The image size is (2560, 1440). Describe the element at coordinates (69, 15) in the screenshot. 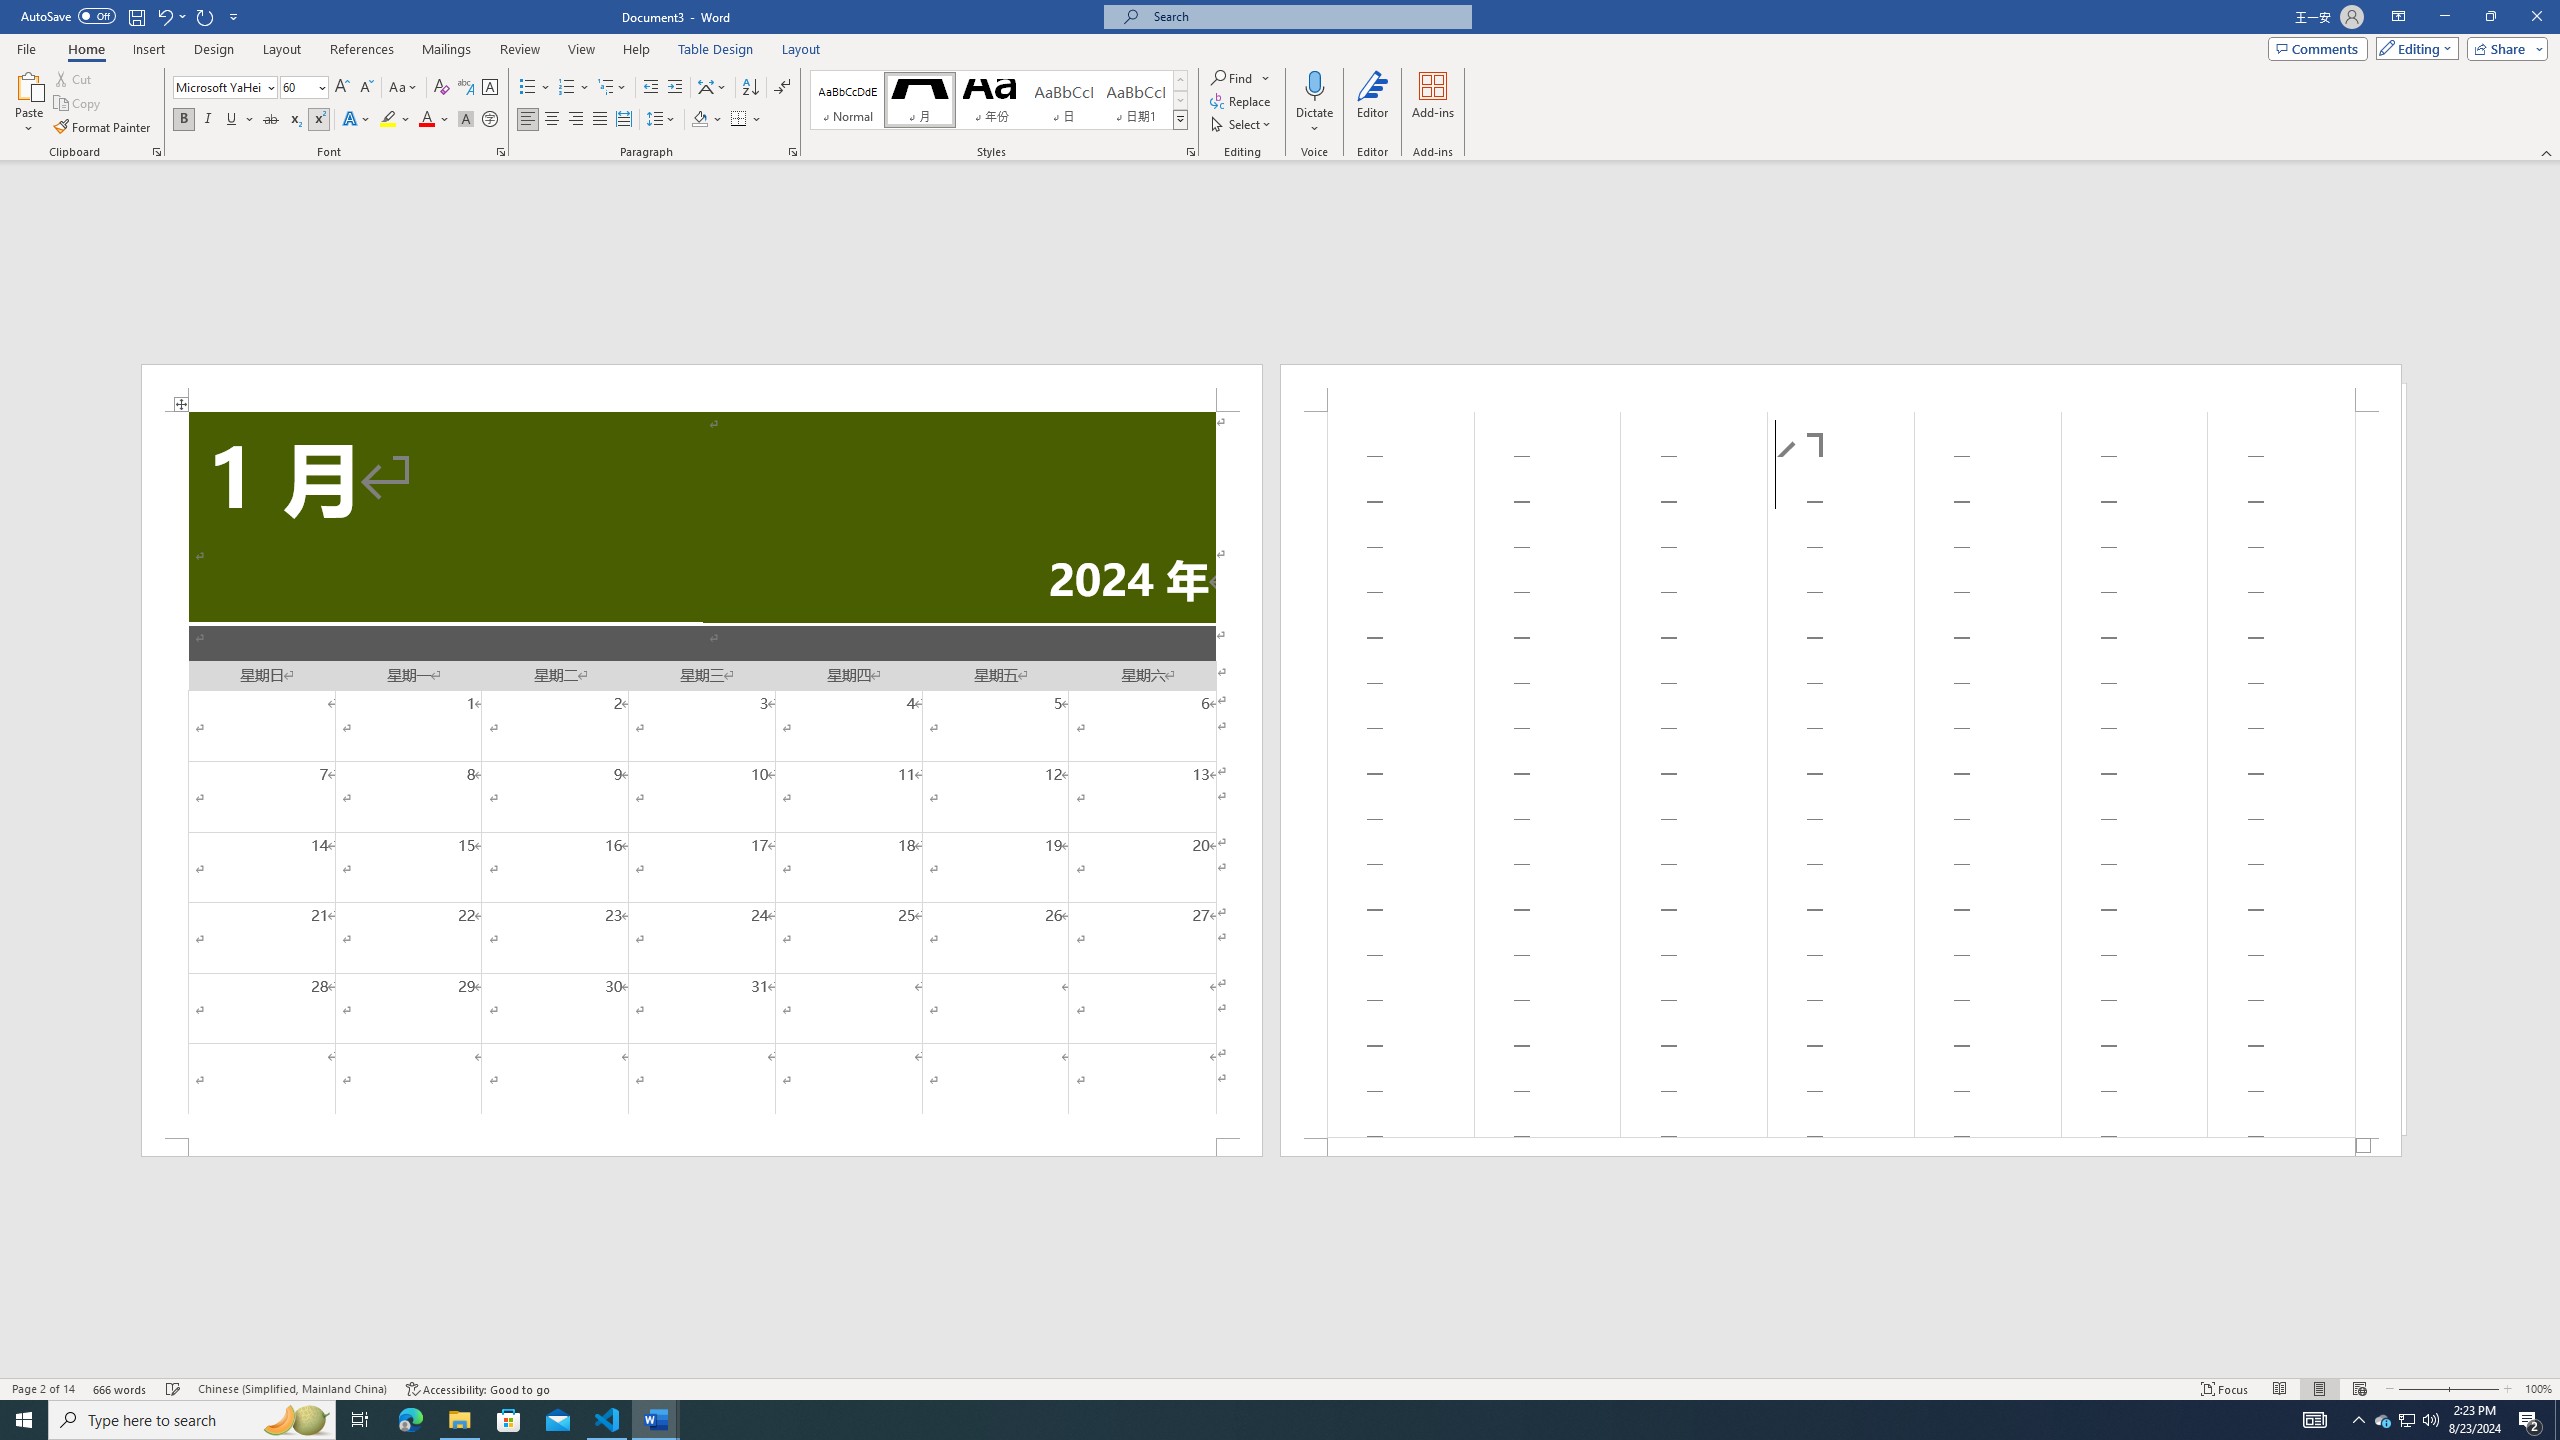

I see `'AutoSave'` at that location.